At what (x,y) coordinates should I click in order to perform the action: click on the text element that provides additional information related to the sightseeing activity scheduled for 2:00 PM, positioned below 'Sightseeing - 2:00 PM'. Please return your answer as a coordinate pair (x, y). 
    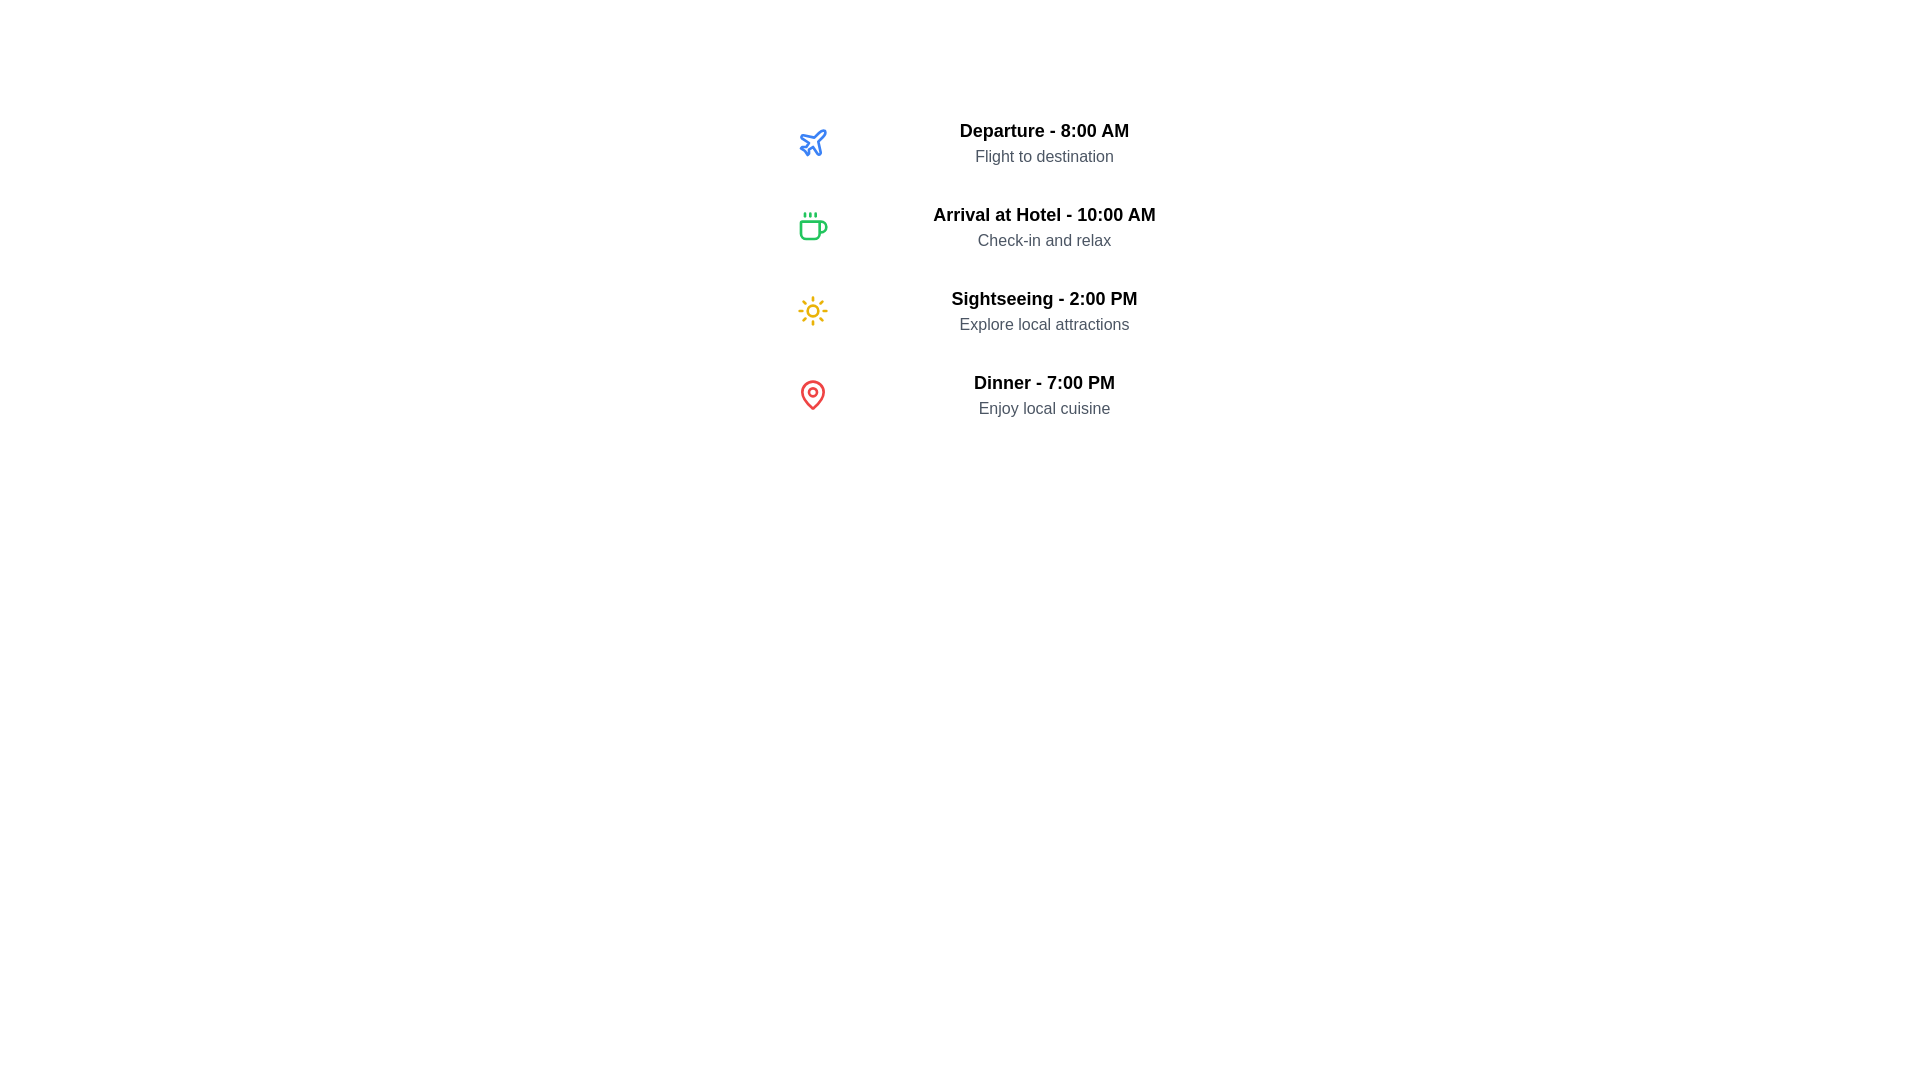
    Looking at the image, I should click on (1043, 323).